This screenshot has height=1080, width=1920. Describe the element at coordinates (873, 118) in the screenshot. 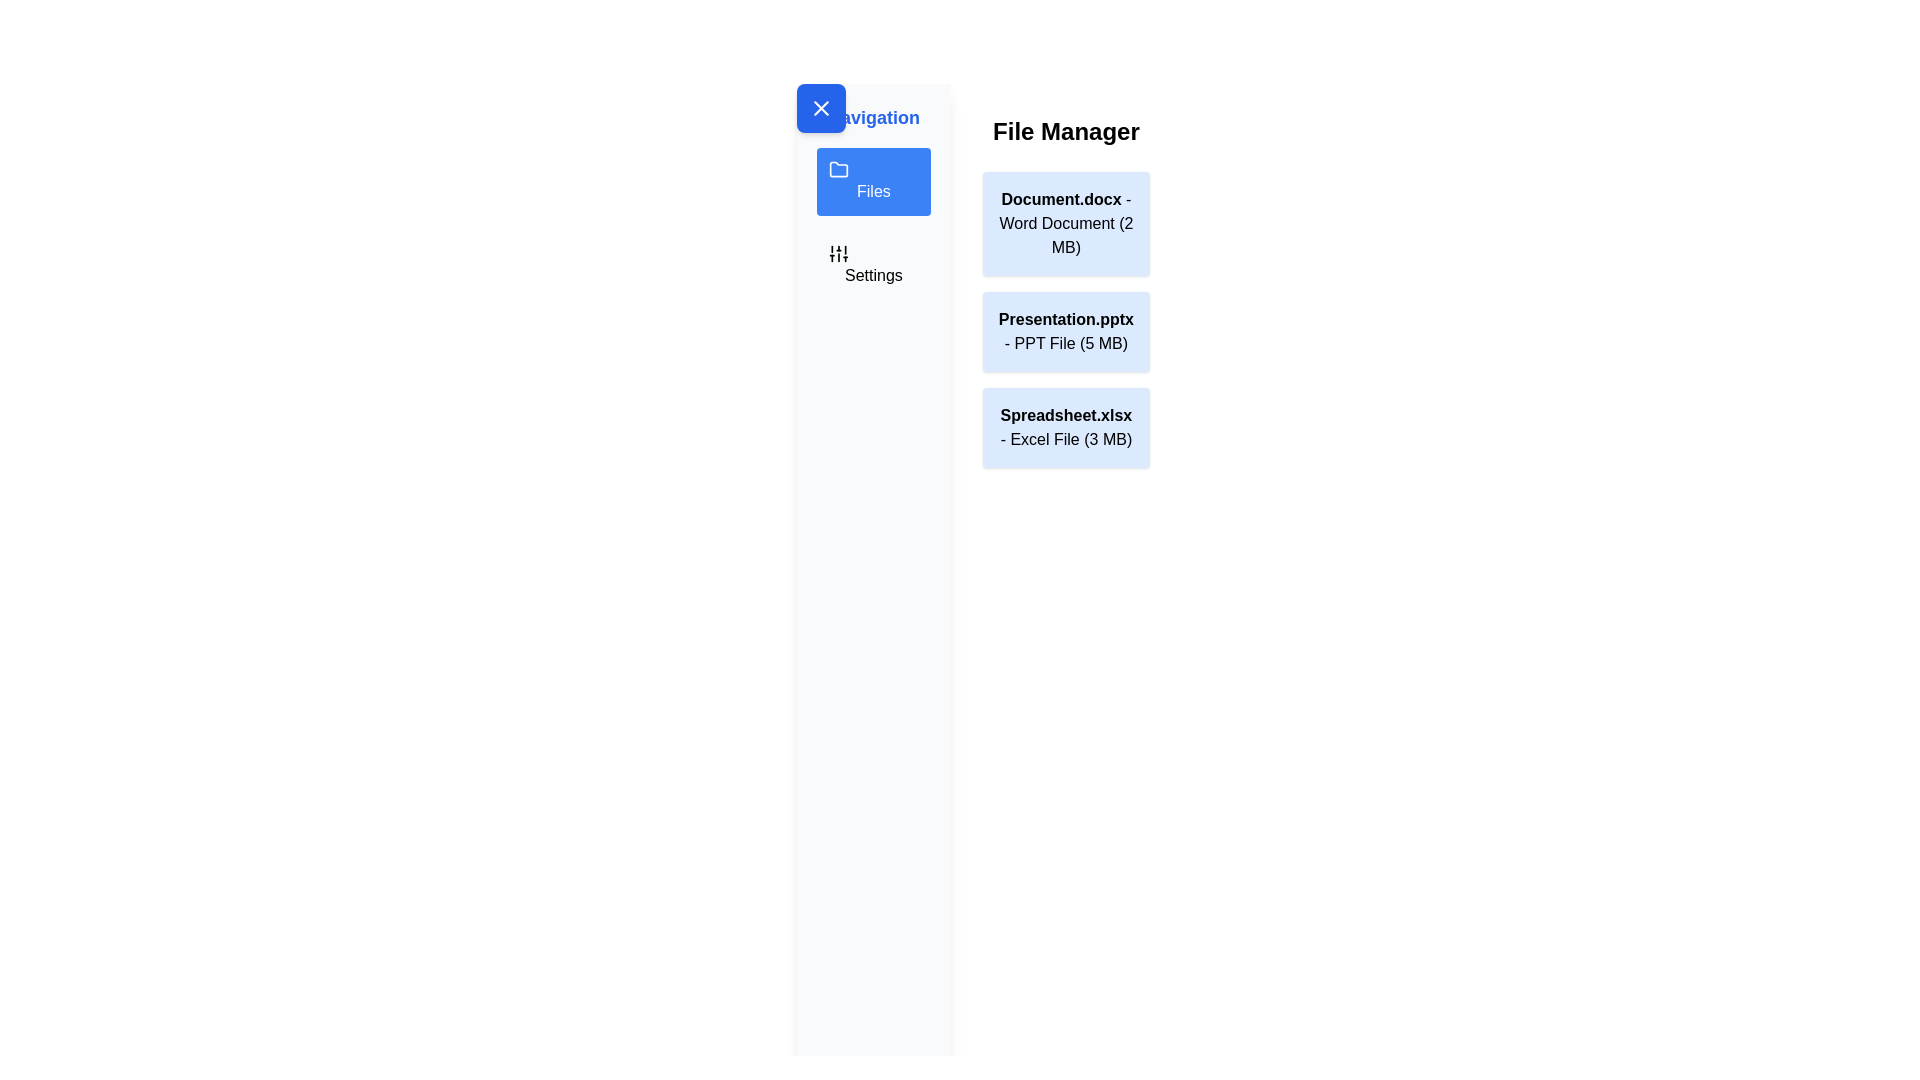

I see `the bold, large-sized text label 'Navigation' styled in blue at the top of the vertical navigation sidebar` at that location.